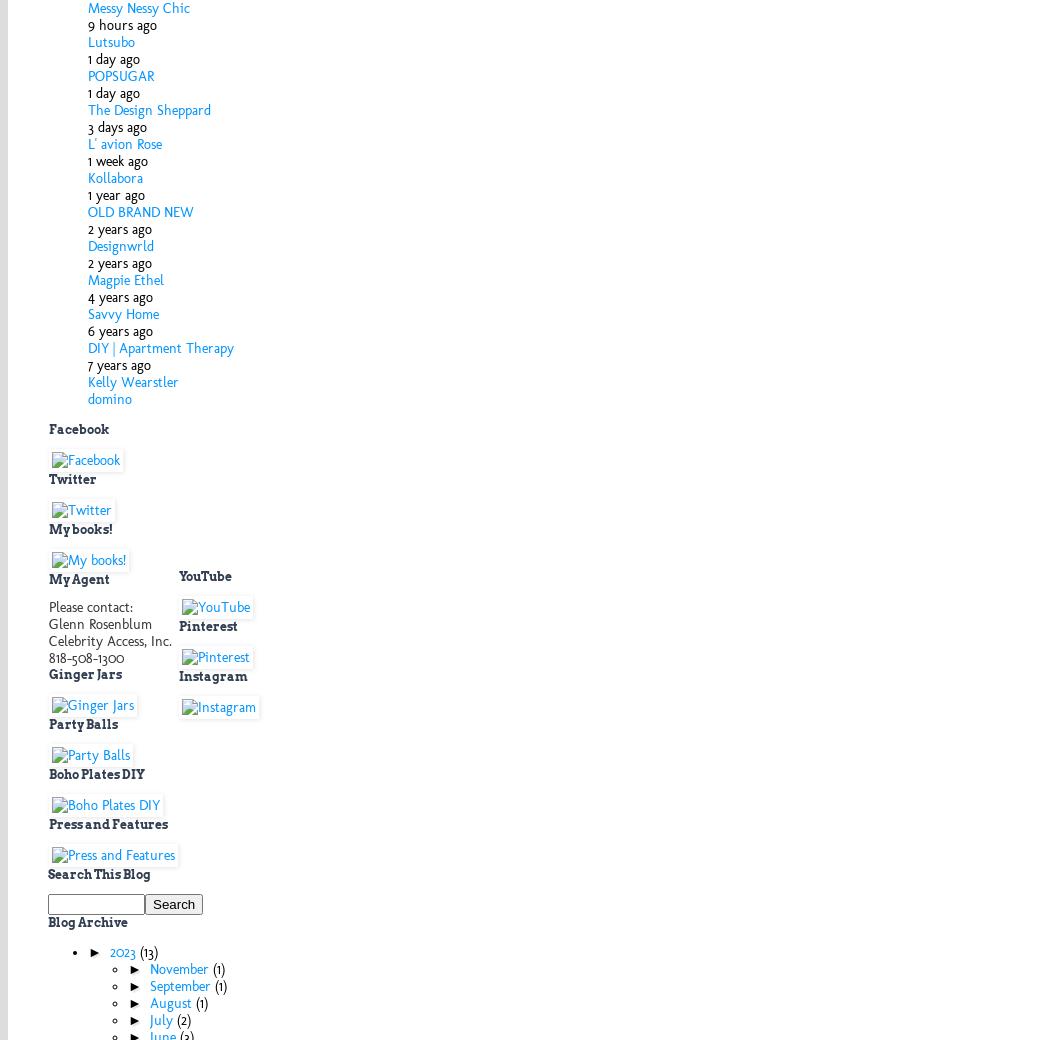 The width and height of the screenshot is (1038, 1040). What do you see at coordinates (78, 577) in the screenshot?
I see `'My Agent'` at bounding box center [78, 577].